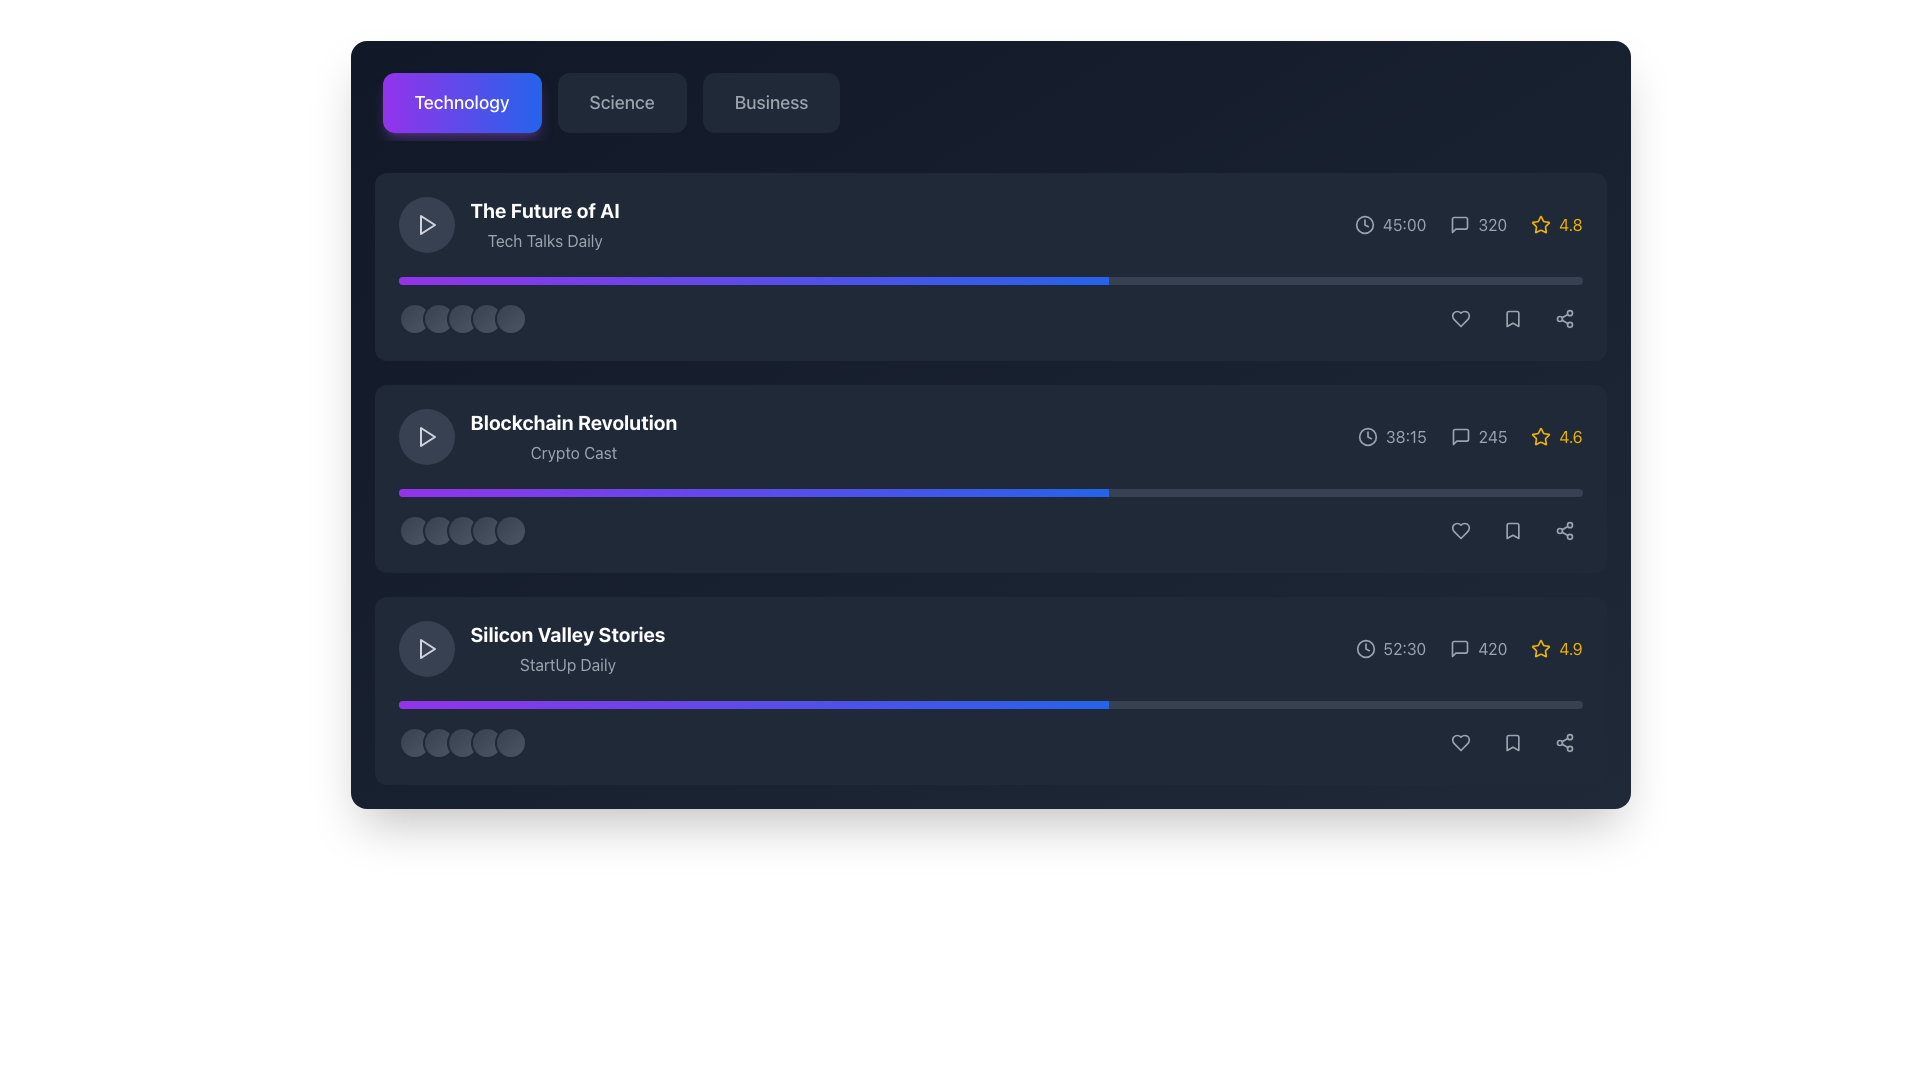 The image size is (1920, 1080). I want to click on the third circular button with a share icon, located to the right of the 'Blockchain Revolution' podcast entry, to share content, so click(1563, 530).